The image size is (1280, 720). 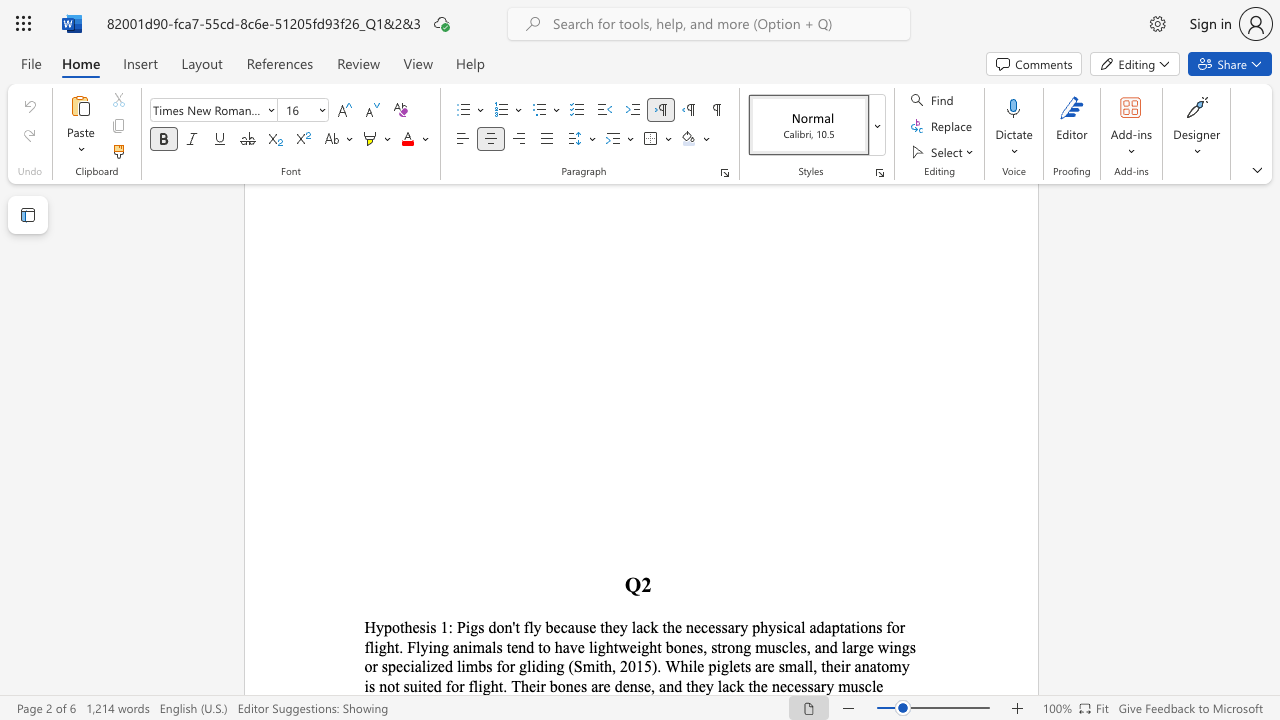 I want to click on the subset text "bones, strong muscles, and large wings or specialized limbs for gliding (Smith, 2015). While piglets are small, their anatomy is not suited for flight. Their bones are dense, and they lack the necessar" within the text "flight. Flying animals tend to have lightweight bones, strong muscles, and large wings or specialized limbs for gliding (Smith, 2015). While piglets are small, their anatomy is not suited for flight. Their bones are dense, and they lack the necessary muscl", so click(x=665, y=647).